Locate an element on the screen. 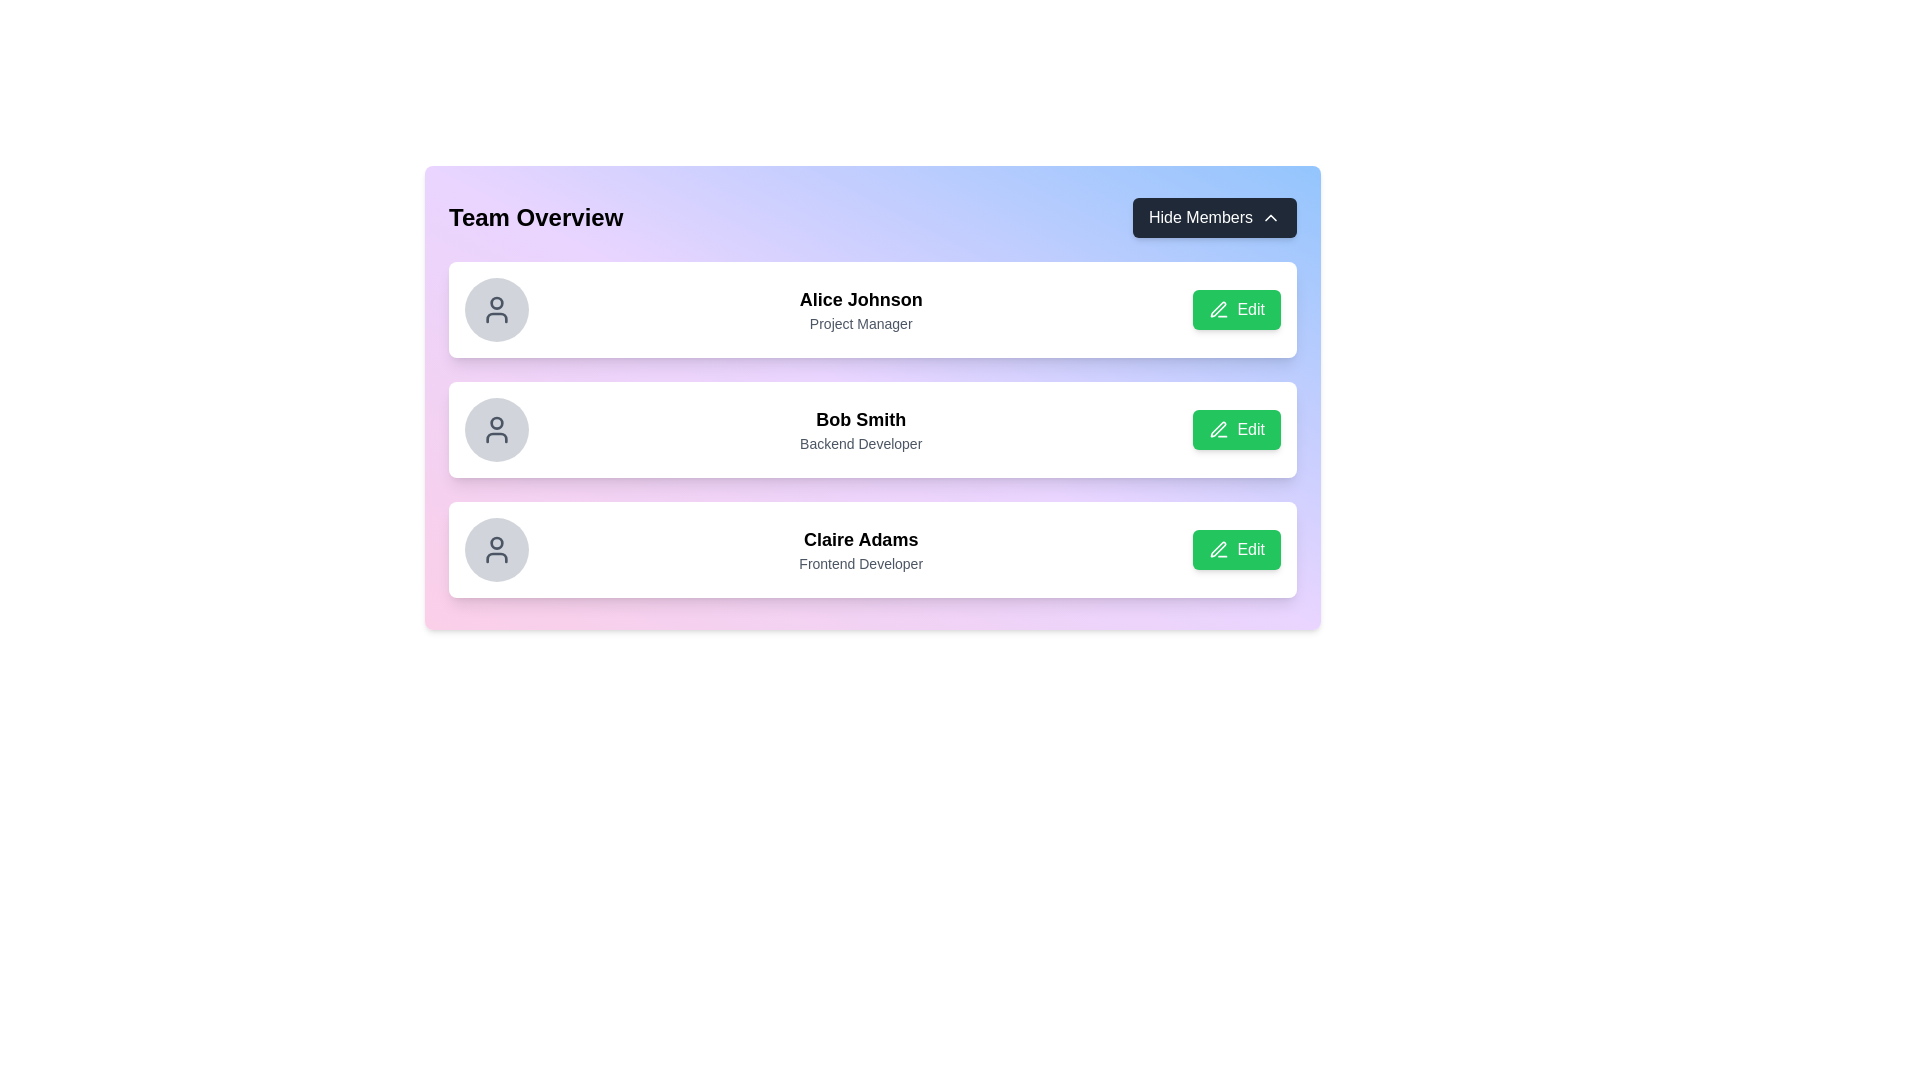 The height and width of the screenshot is (1080, 1920). text content displaying 'Claire Adams' and 'Frontend Developer' located in the central area of the third card in the team overview section is located at coordinates (861, 550).